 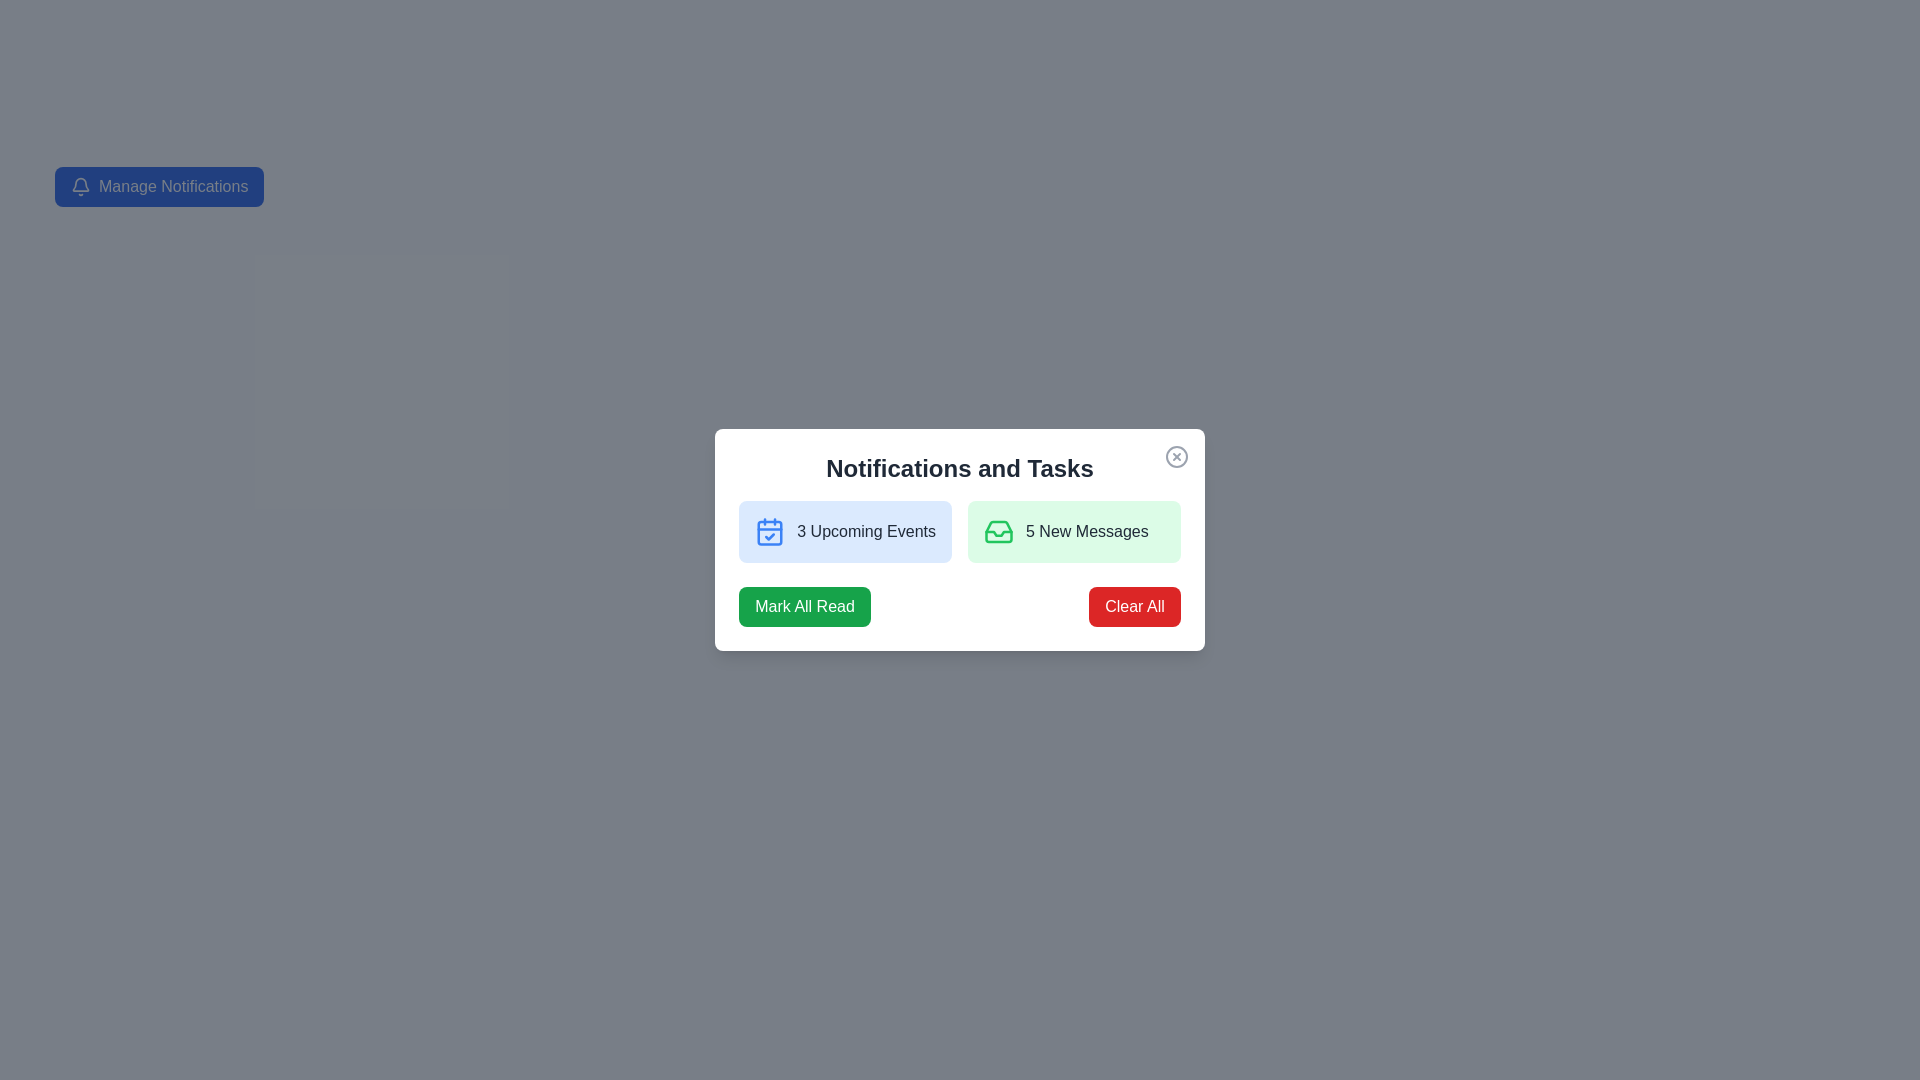 What do you see at coordinates (805, 605) in the screenshot?
I see `the 'Mark All as Read' button located in the bottom-left corner of the 'Notifications and Tasks' dialog to prepare for interaction` at bounding box center [805, 605].